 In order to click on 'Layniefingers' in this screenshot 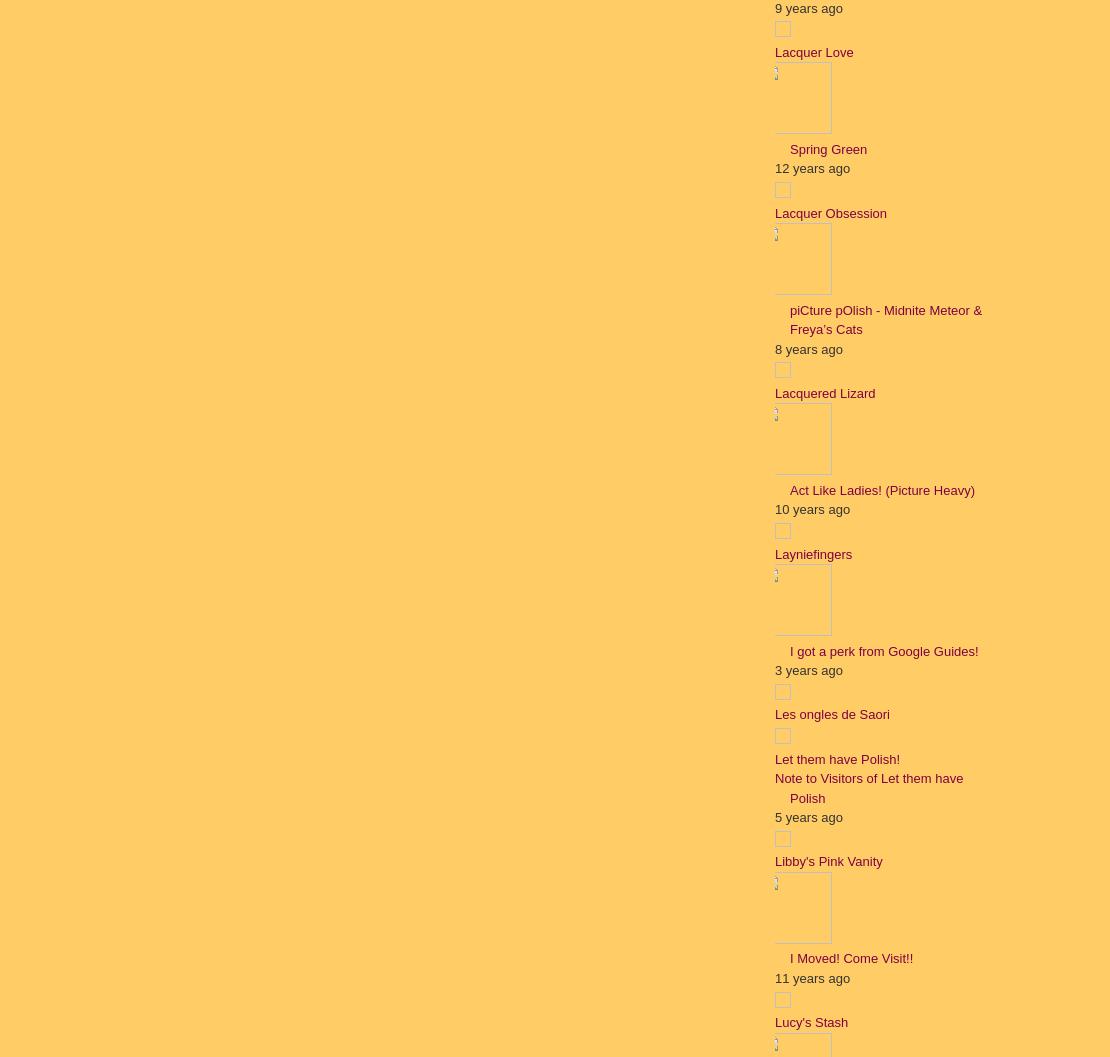, I will do `click(813, 552)`.